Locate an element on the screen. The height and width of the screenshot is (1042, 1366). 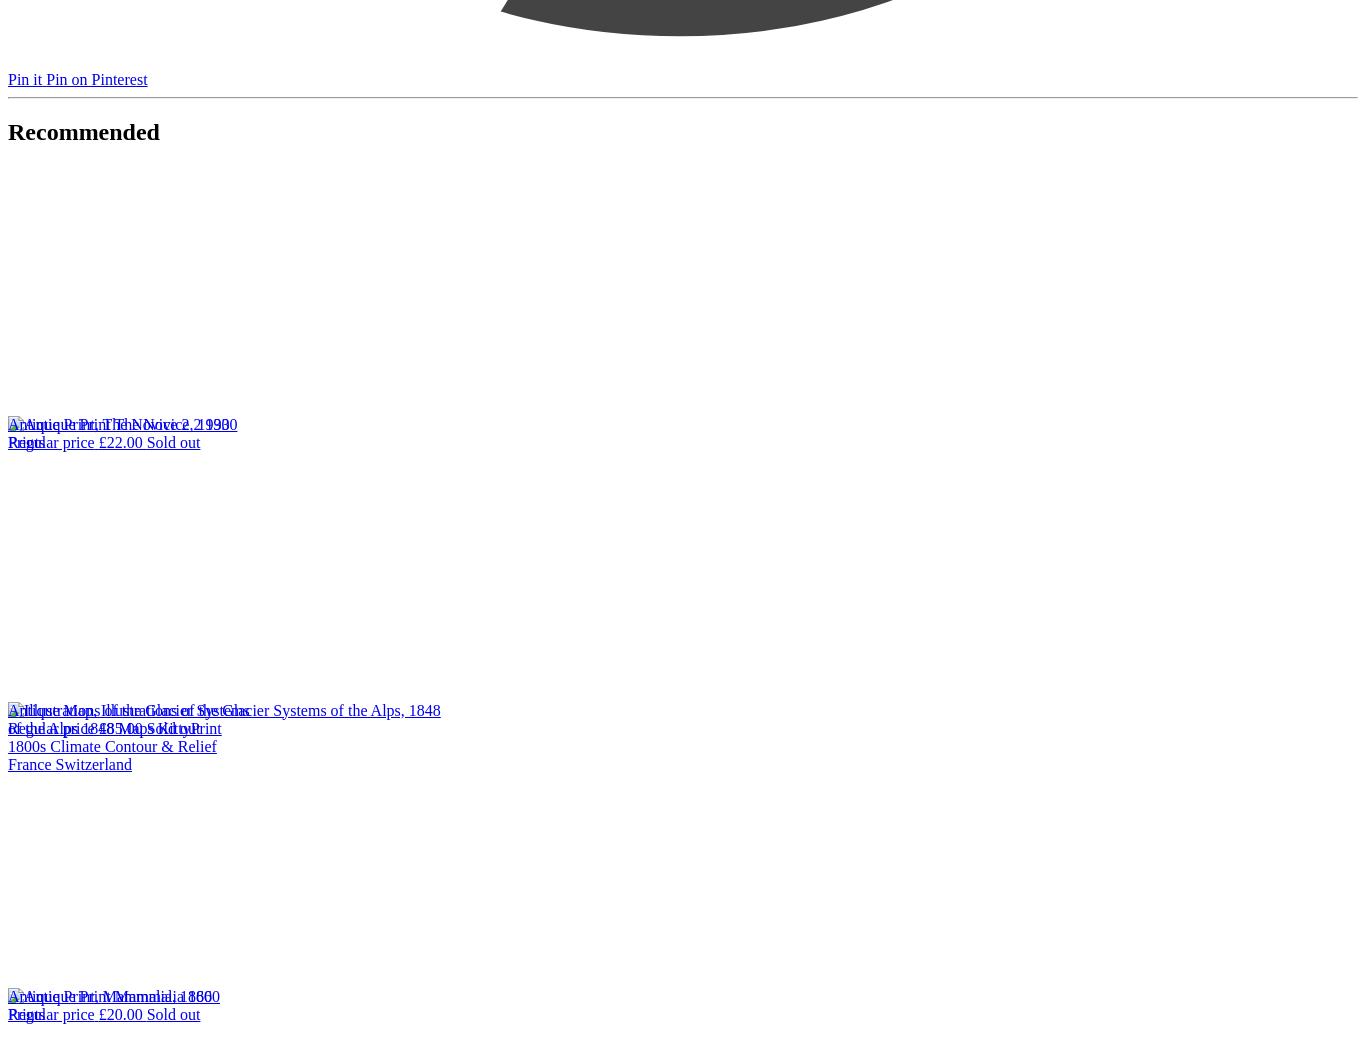
'Pin it' is located at coordinates (24, 77).